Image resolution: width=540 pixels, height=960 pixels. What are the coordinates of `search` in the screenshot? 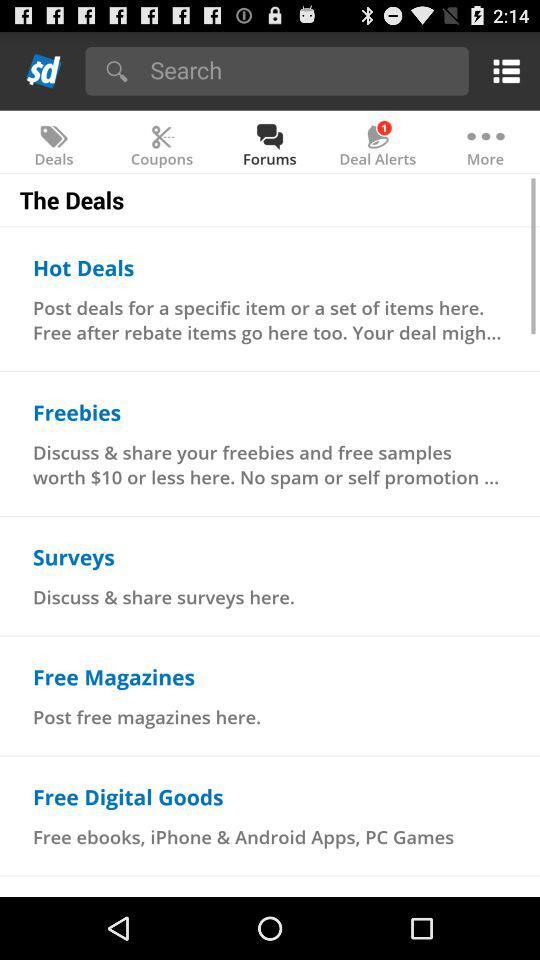 It's located at (302, 69).